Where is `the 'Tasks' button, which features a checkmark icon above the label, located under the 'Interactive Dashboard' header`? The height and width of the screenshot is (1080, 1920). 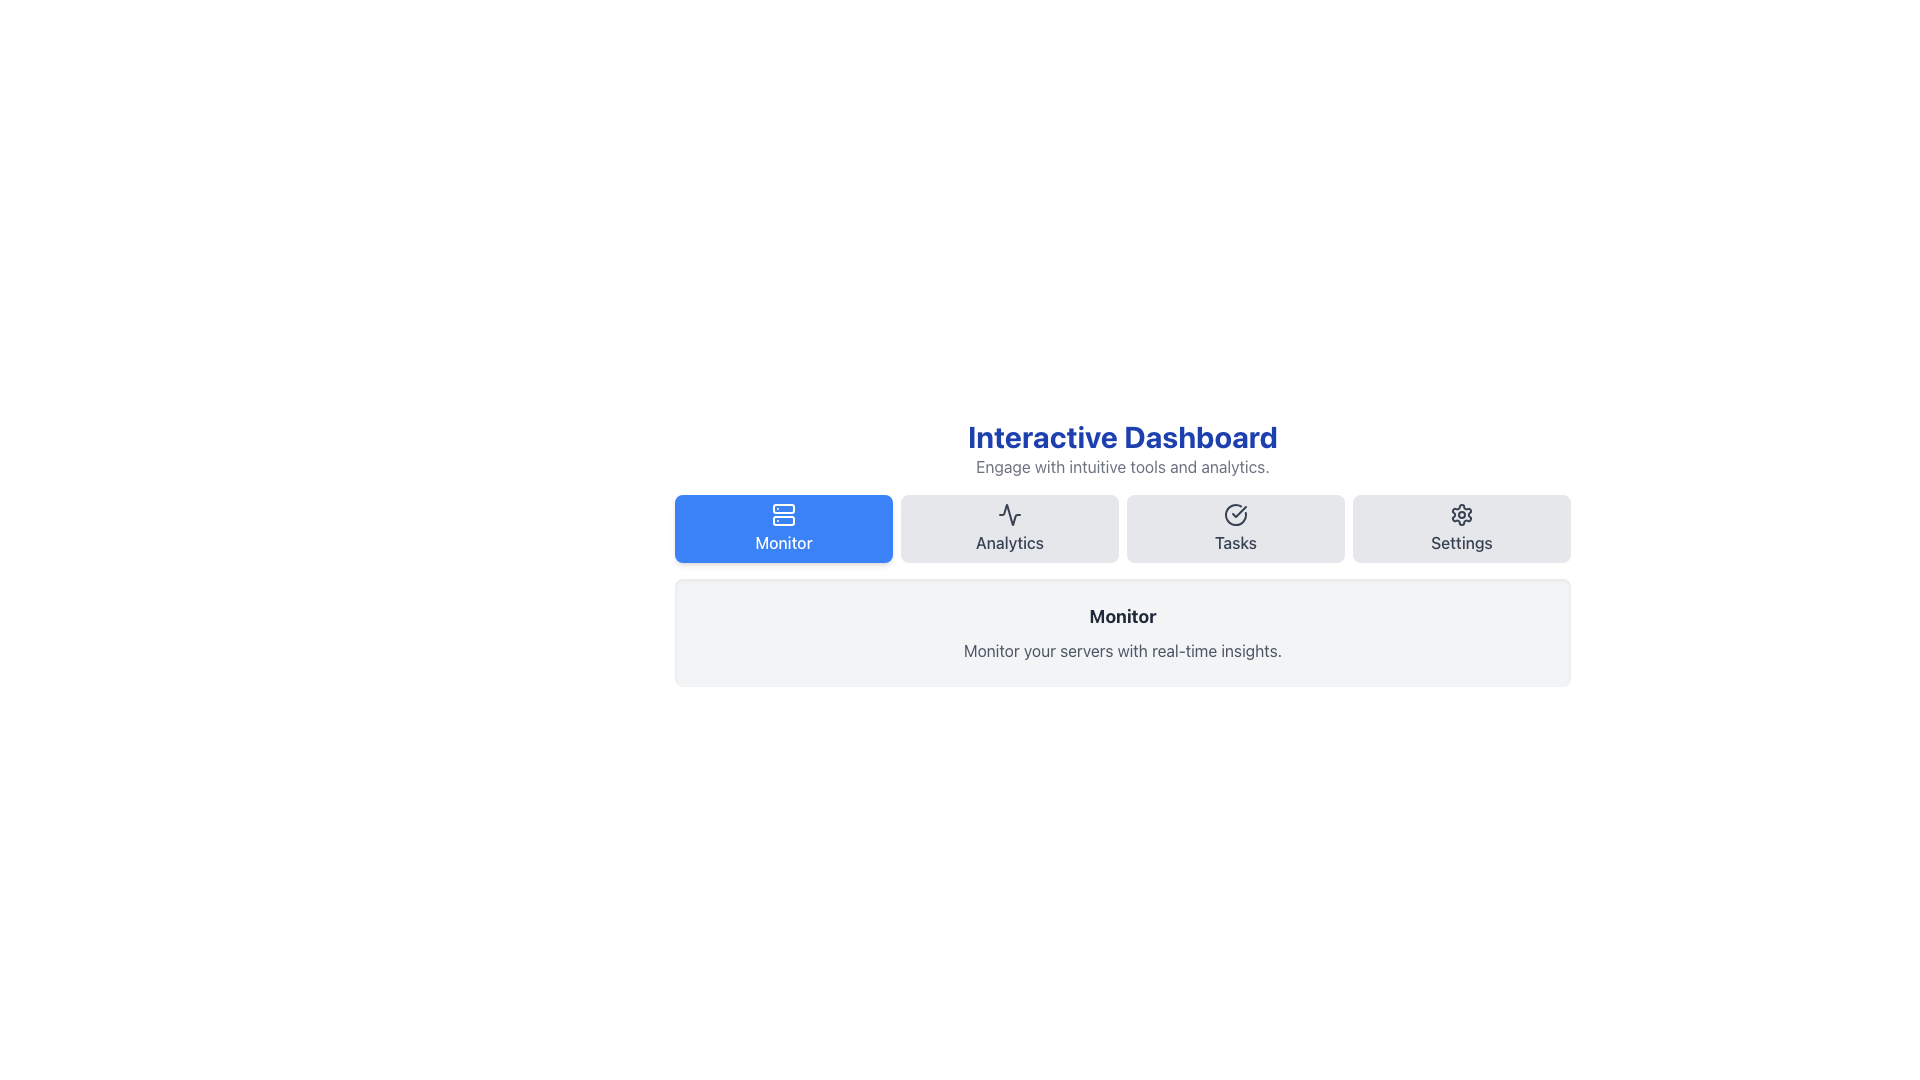 the 'Tasks' button, which features a checkmark icon above the label, located under the 'Interactive Dashboard' header is located at coordinates (1235, 527).